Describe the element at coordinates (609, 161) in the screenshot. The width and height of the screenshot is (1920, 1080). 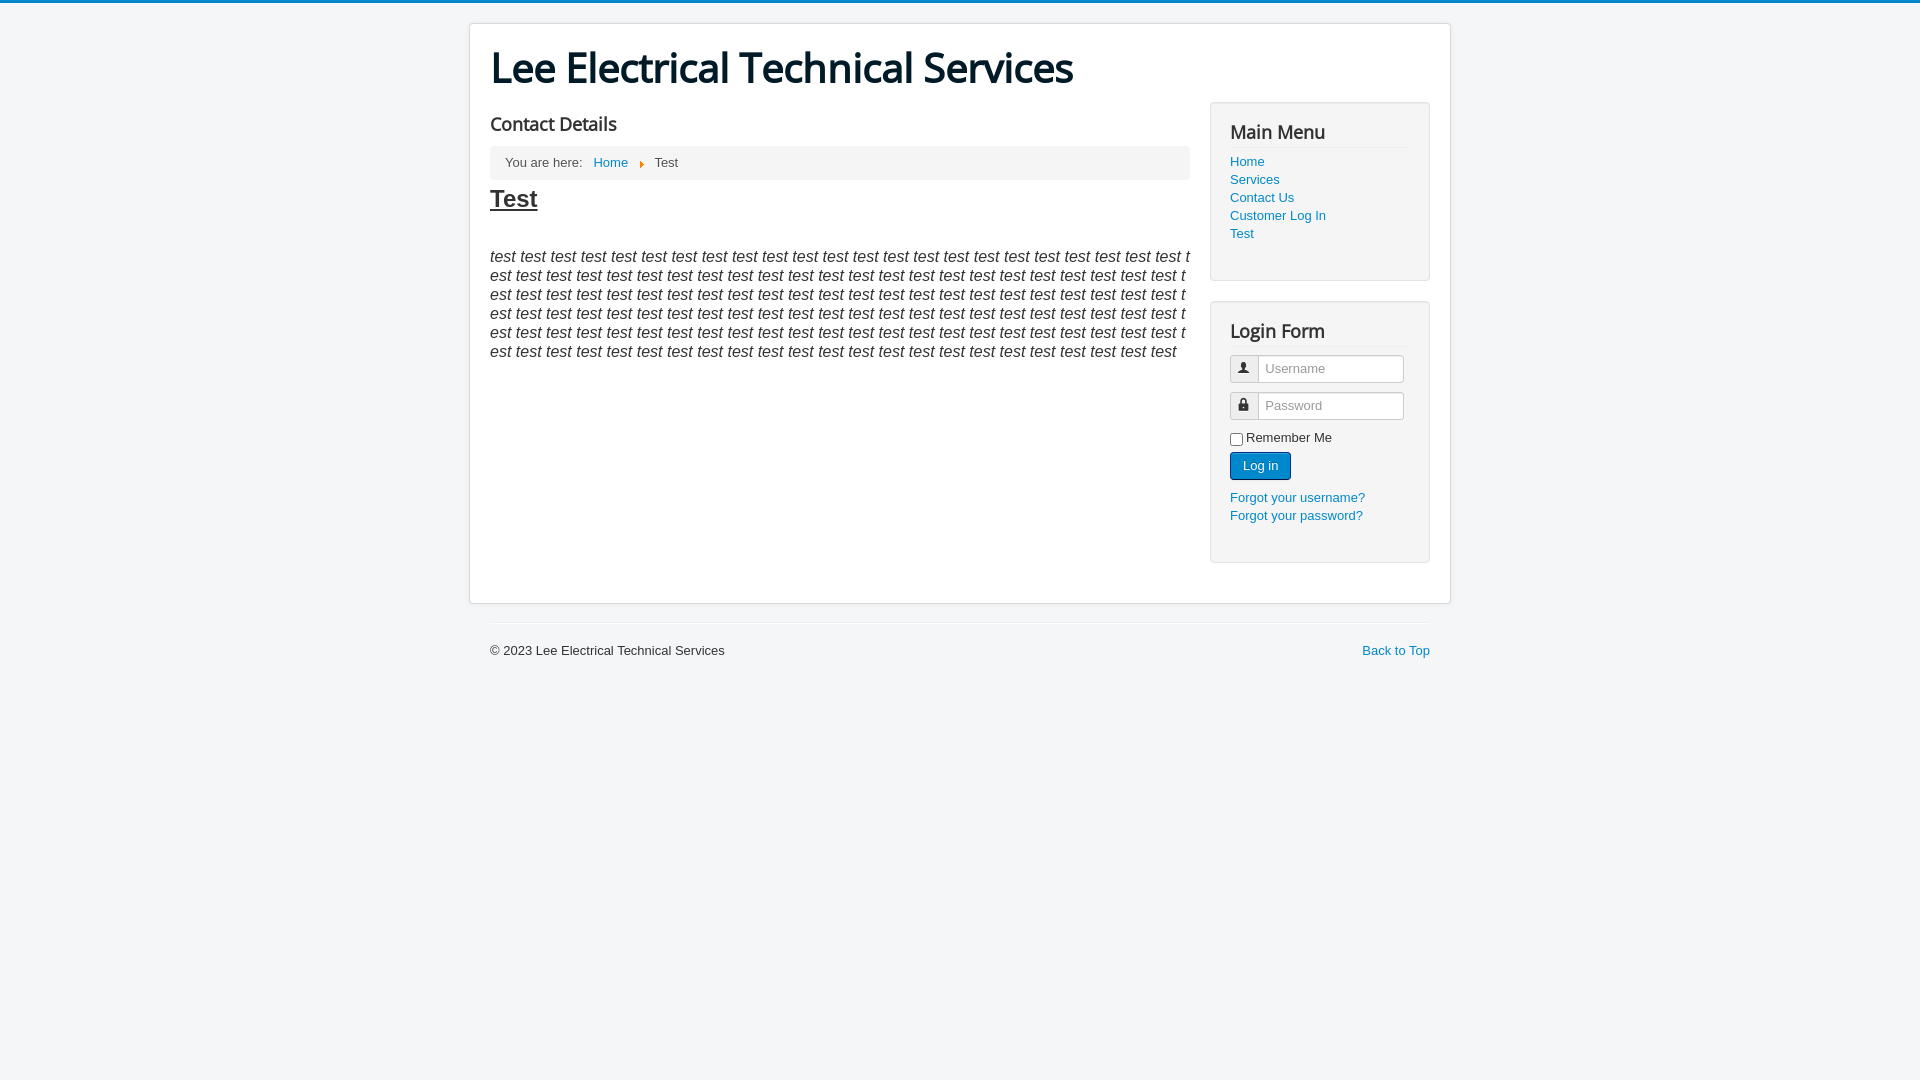
I see `'Home'` at that location.